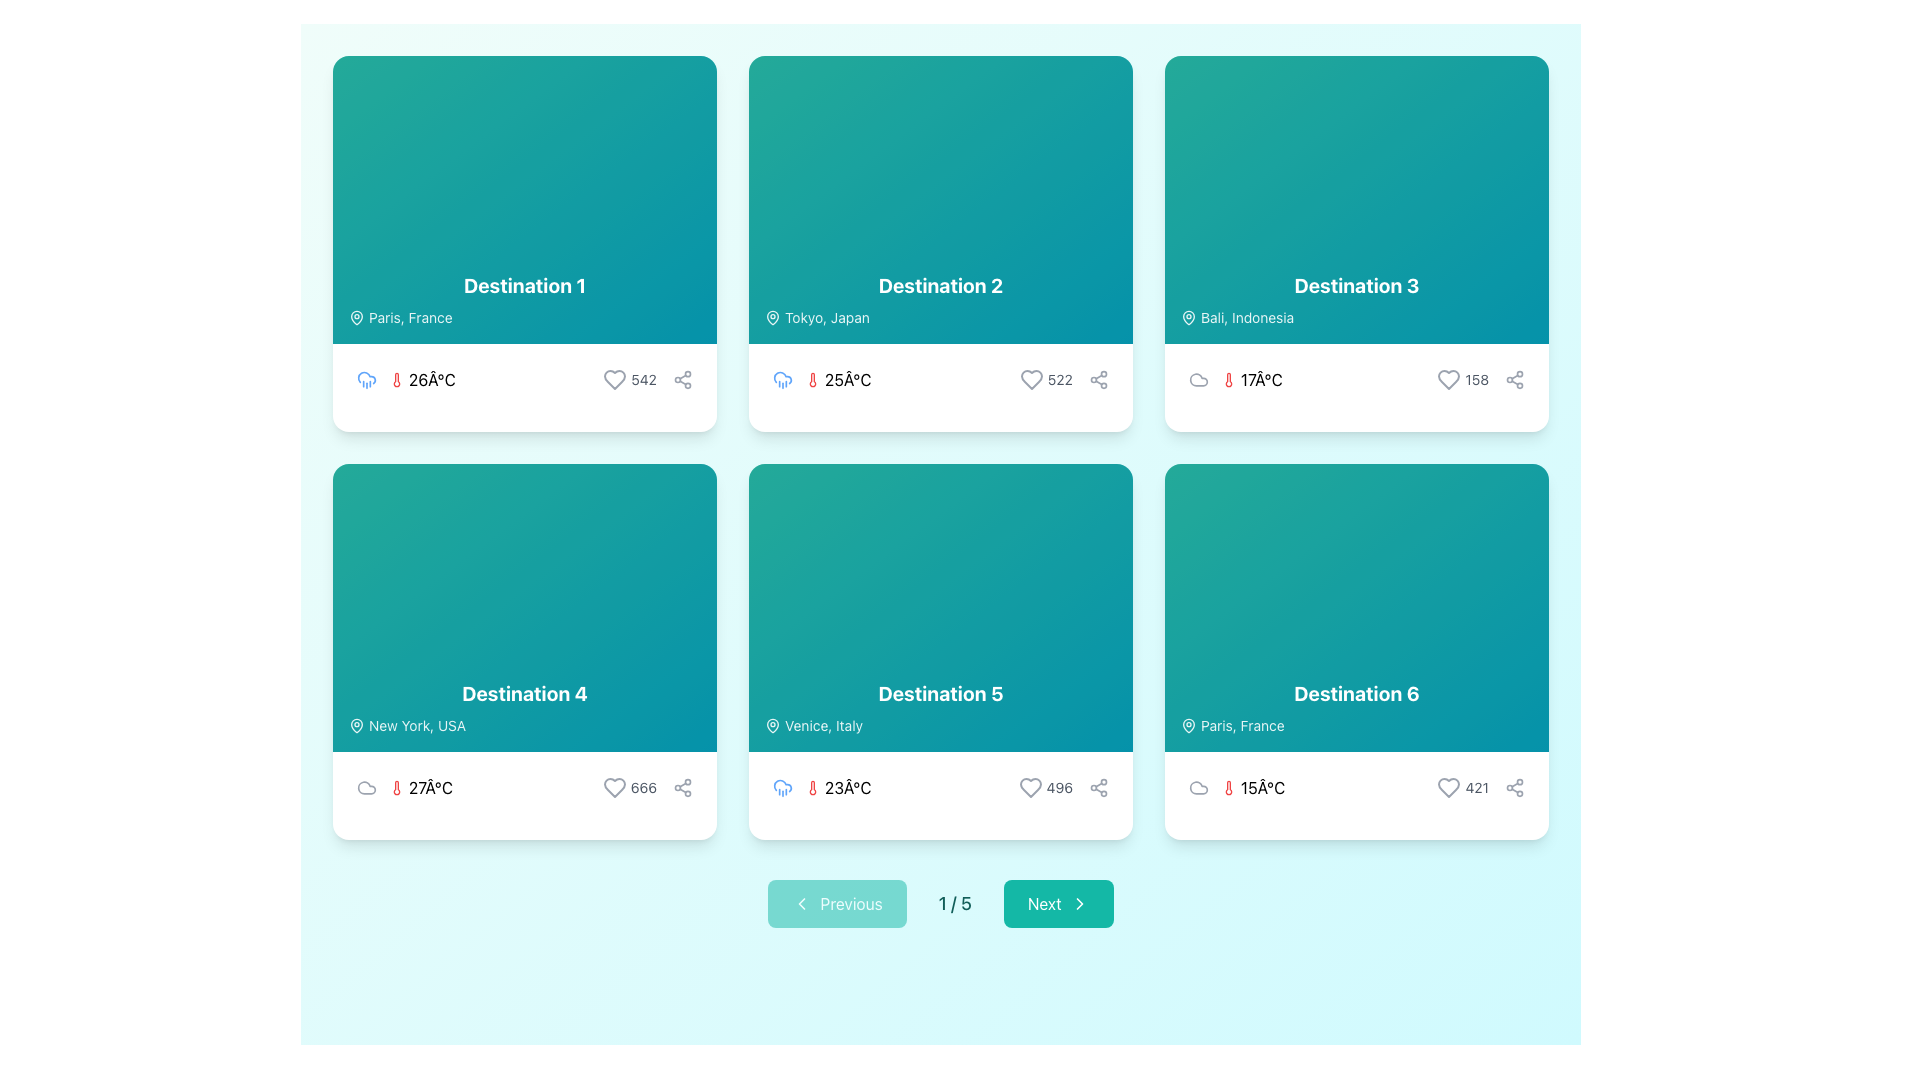 The width and height of the screenshot is (1920, 1080). I want to click on displayed temperature and weather information from the Informational display component located in the lower portion of the 'Destination 2' card, which shows the weather conditions for Tokyo, Japan, so click(939, 388).